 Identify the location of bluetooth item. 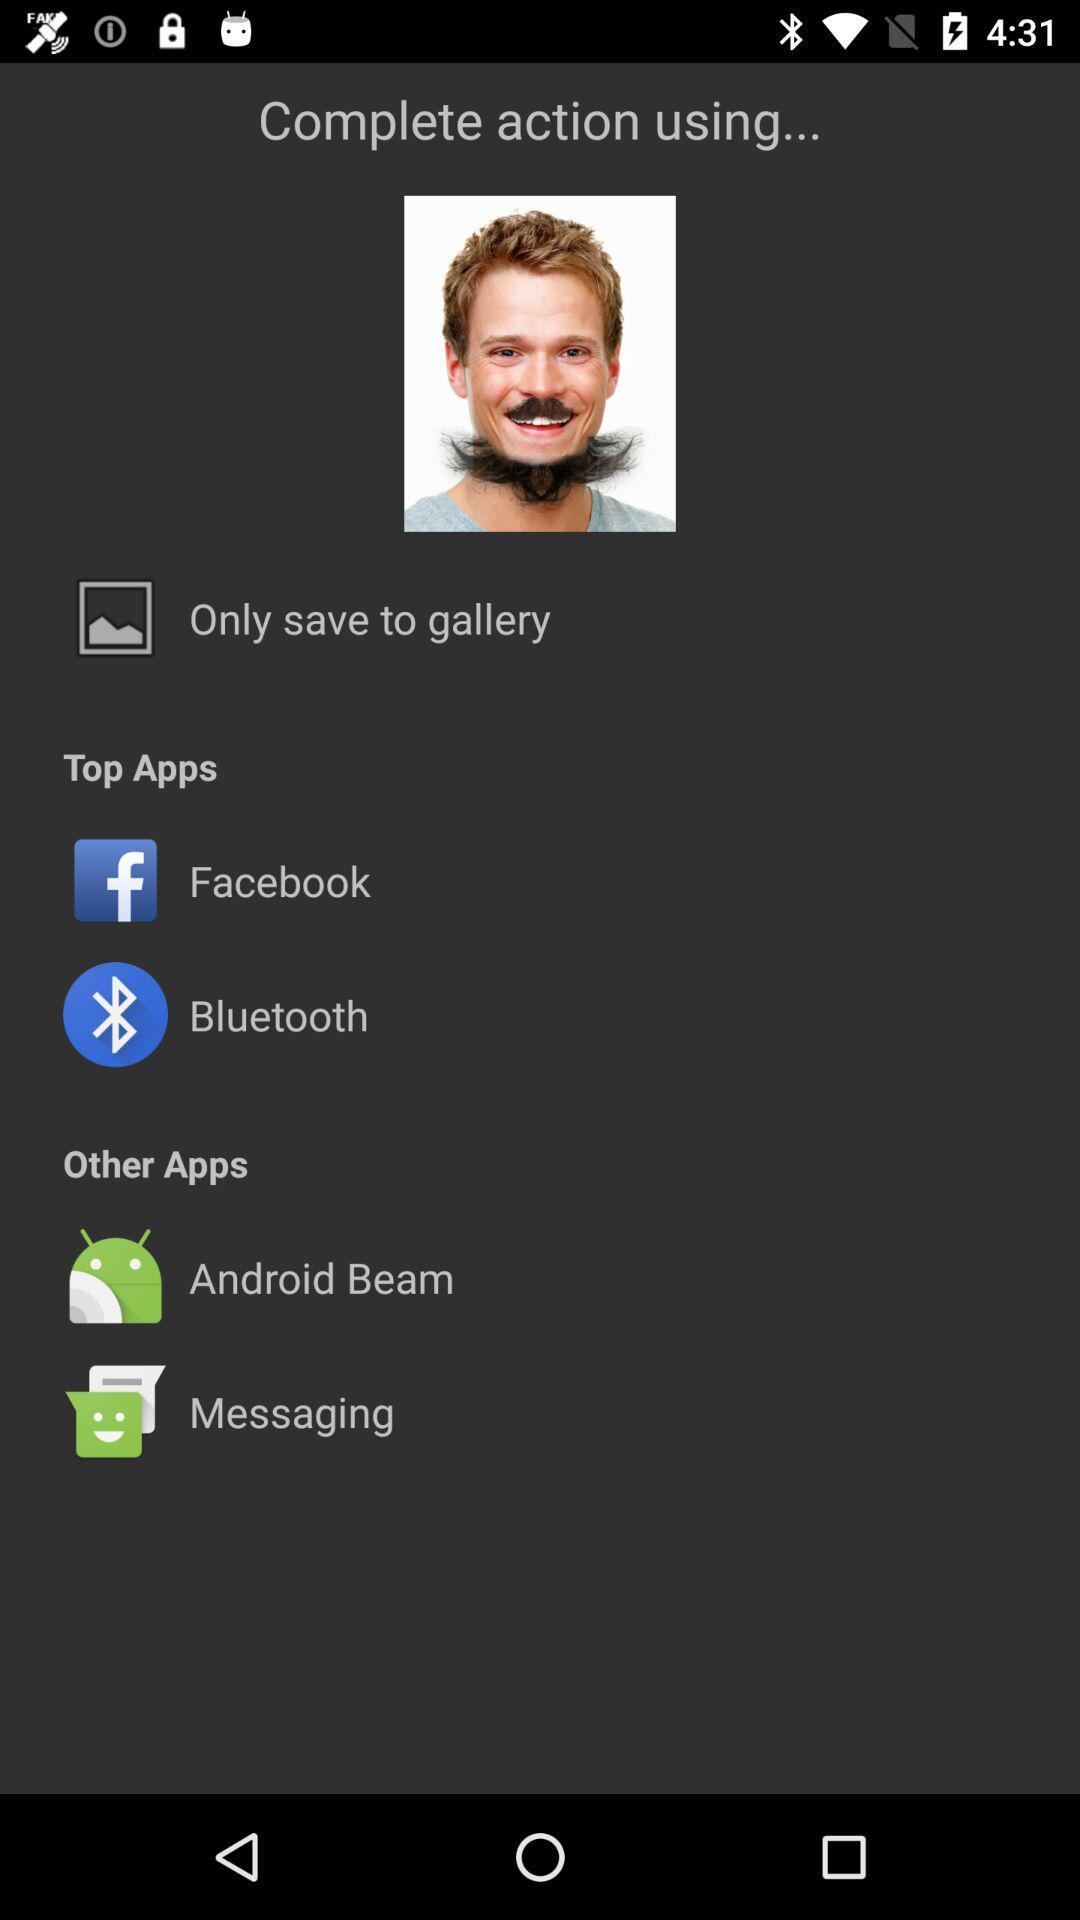
(278, 1014).